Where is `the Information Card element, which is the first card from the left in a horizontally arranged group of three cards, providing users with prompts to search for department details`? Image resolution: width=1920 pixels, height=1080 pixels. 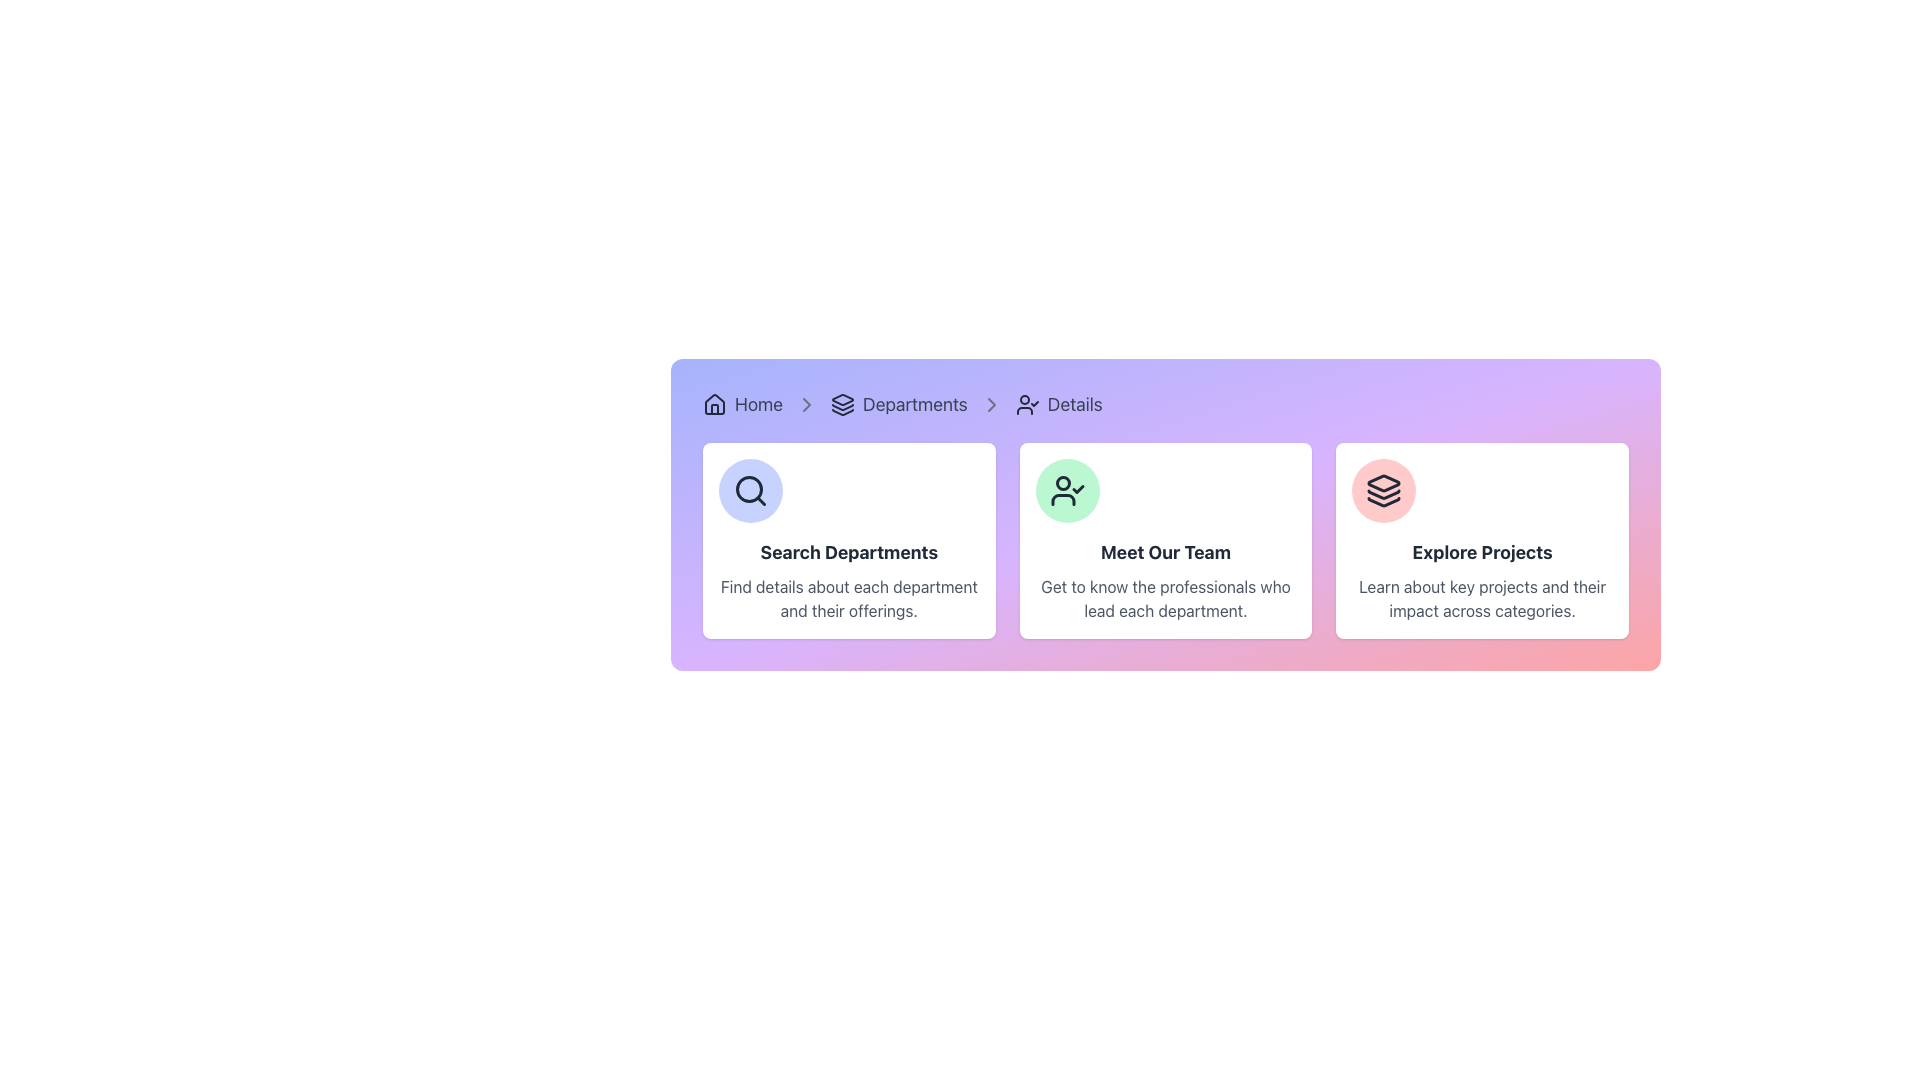
the Information Card element, which is the first card from the left in a horizontally arranged group of three cards, providing users with prompts to search for department details is located at coordinates (849, 540).